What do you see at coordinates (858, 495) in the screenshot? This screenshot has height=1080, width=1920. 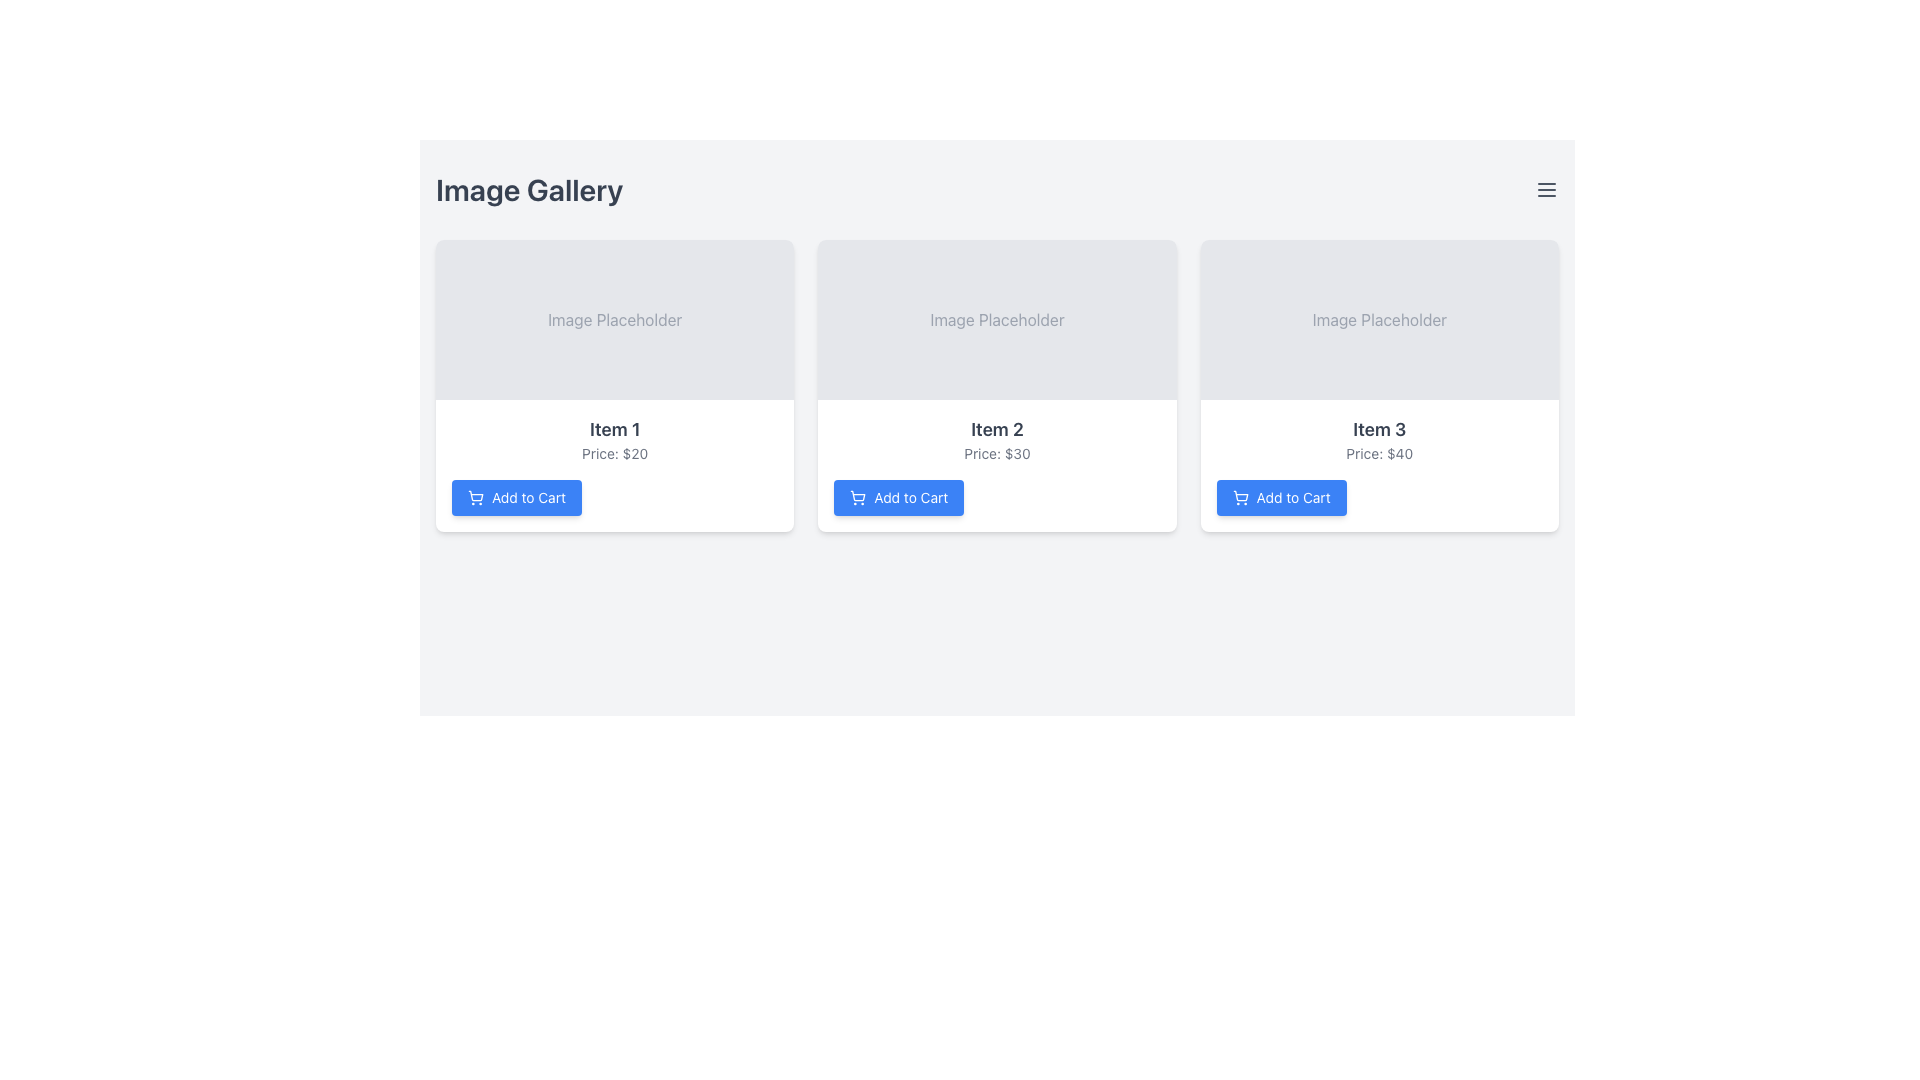 I see `the cart icon located within the 'Add to Cart' button for 'Item 2' to visually represent adding the item to the shopping cart` at bounding box center [858, 495].